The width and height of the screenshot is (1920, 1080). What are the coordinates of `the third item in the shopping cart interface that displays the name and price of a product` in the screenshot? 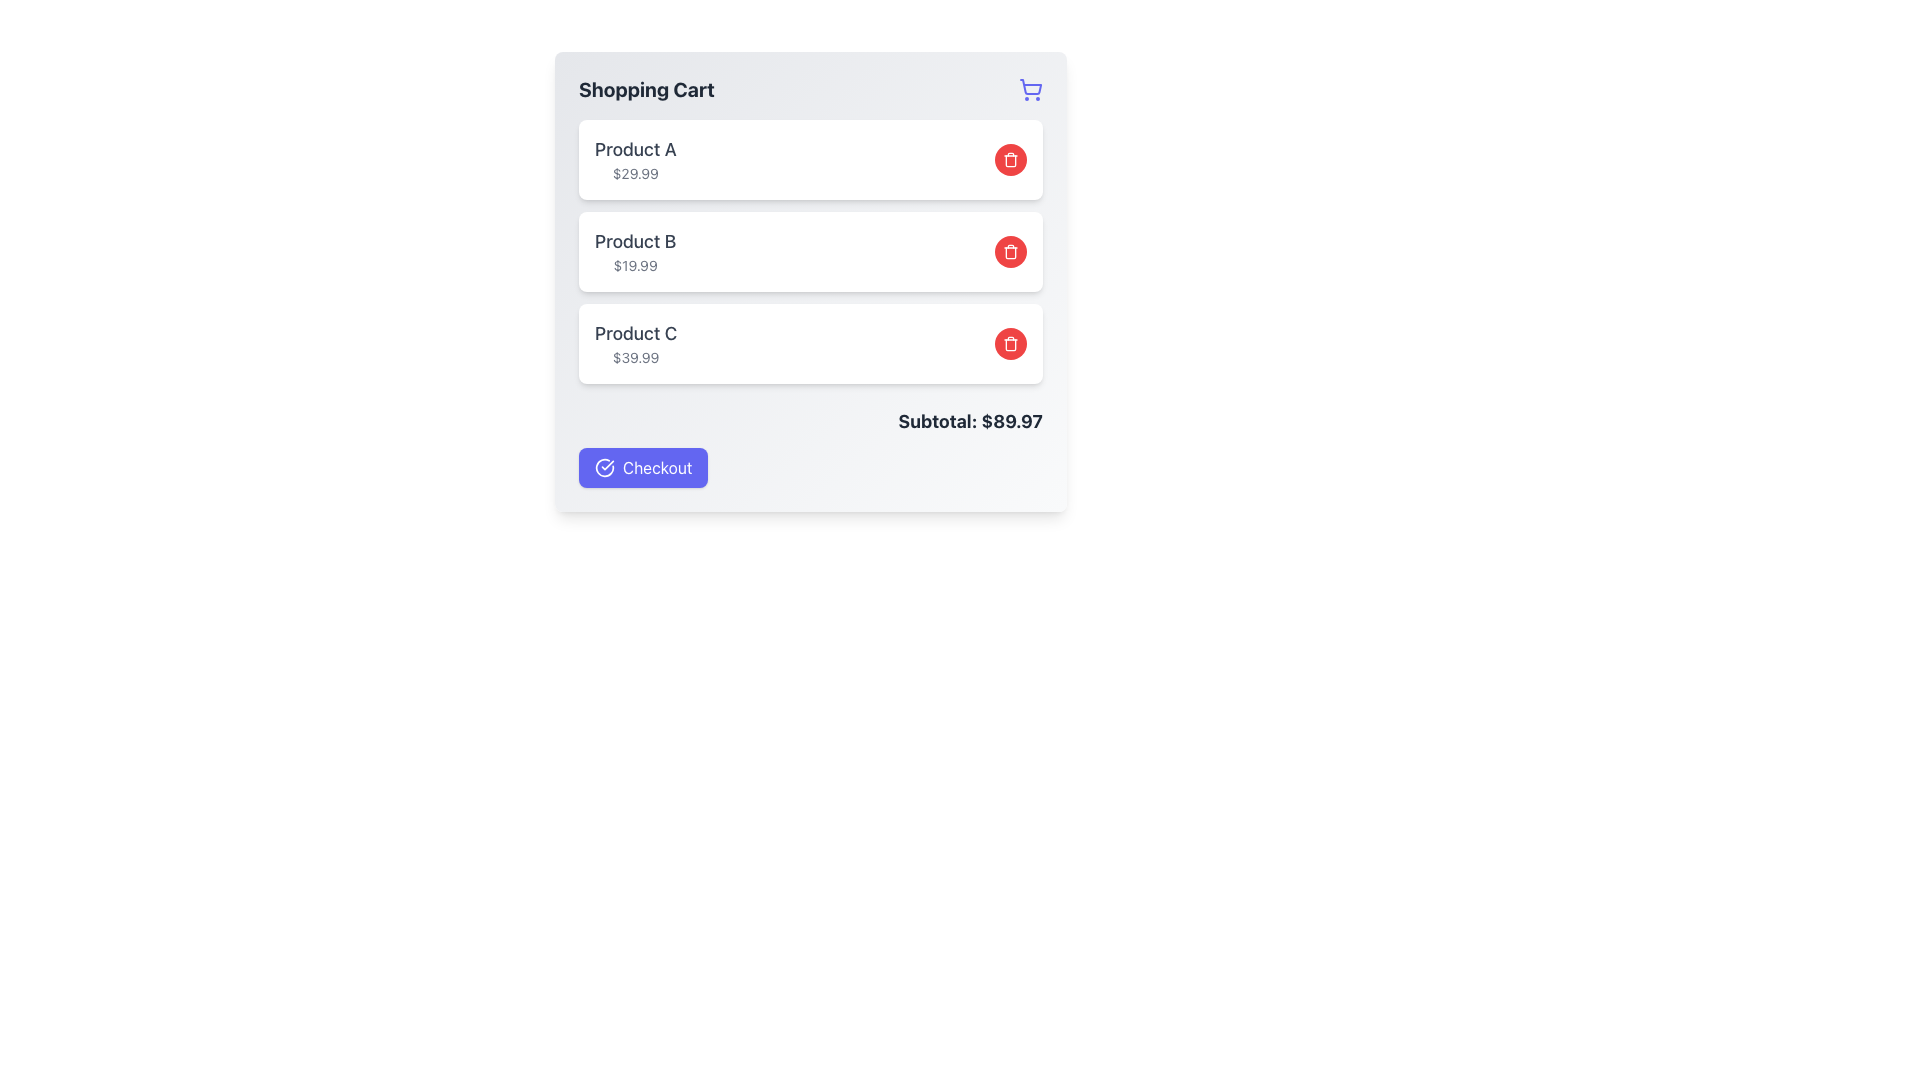 It's located at (635, 342).